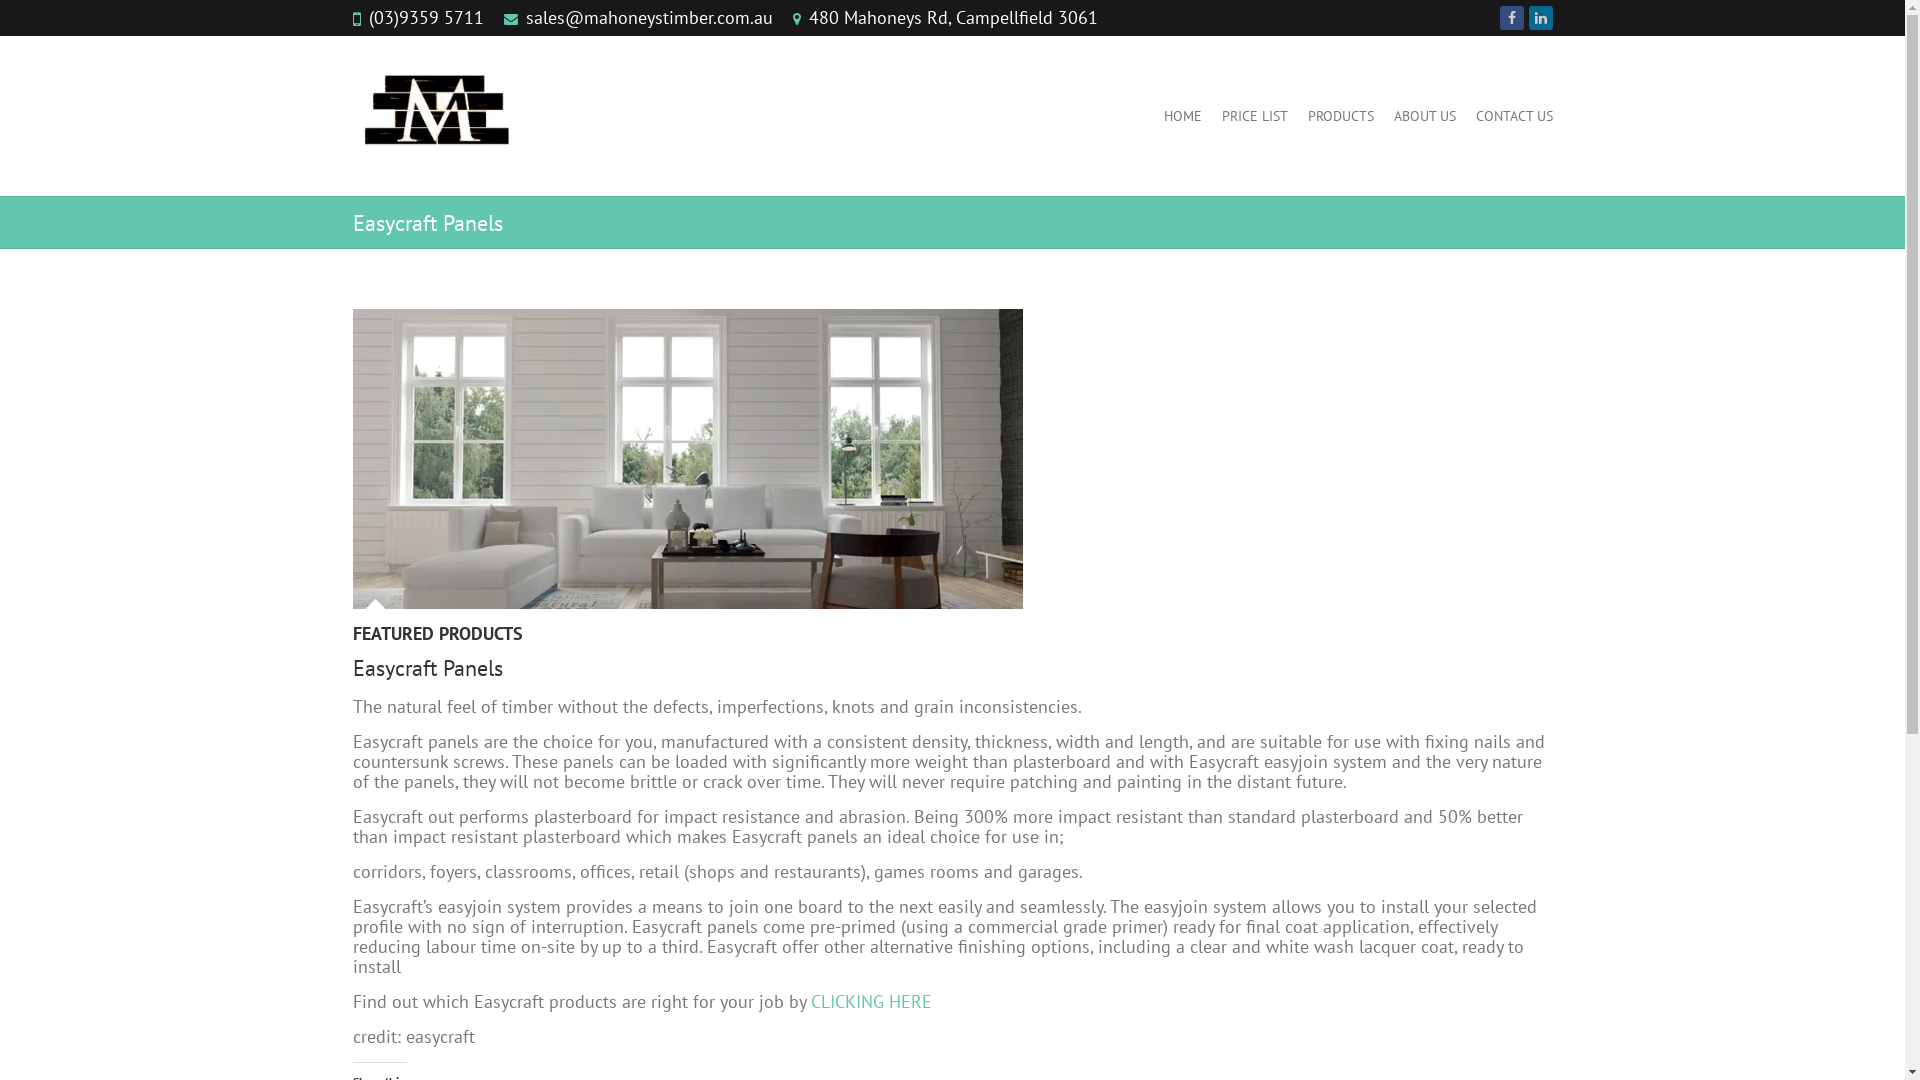 The height and width of the screenshot is (1080, 1920). I want to click on ' on Facebook', so click(1512, 18).